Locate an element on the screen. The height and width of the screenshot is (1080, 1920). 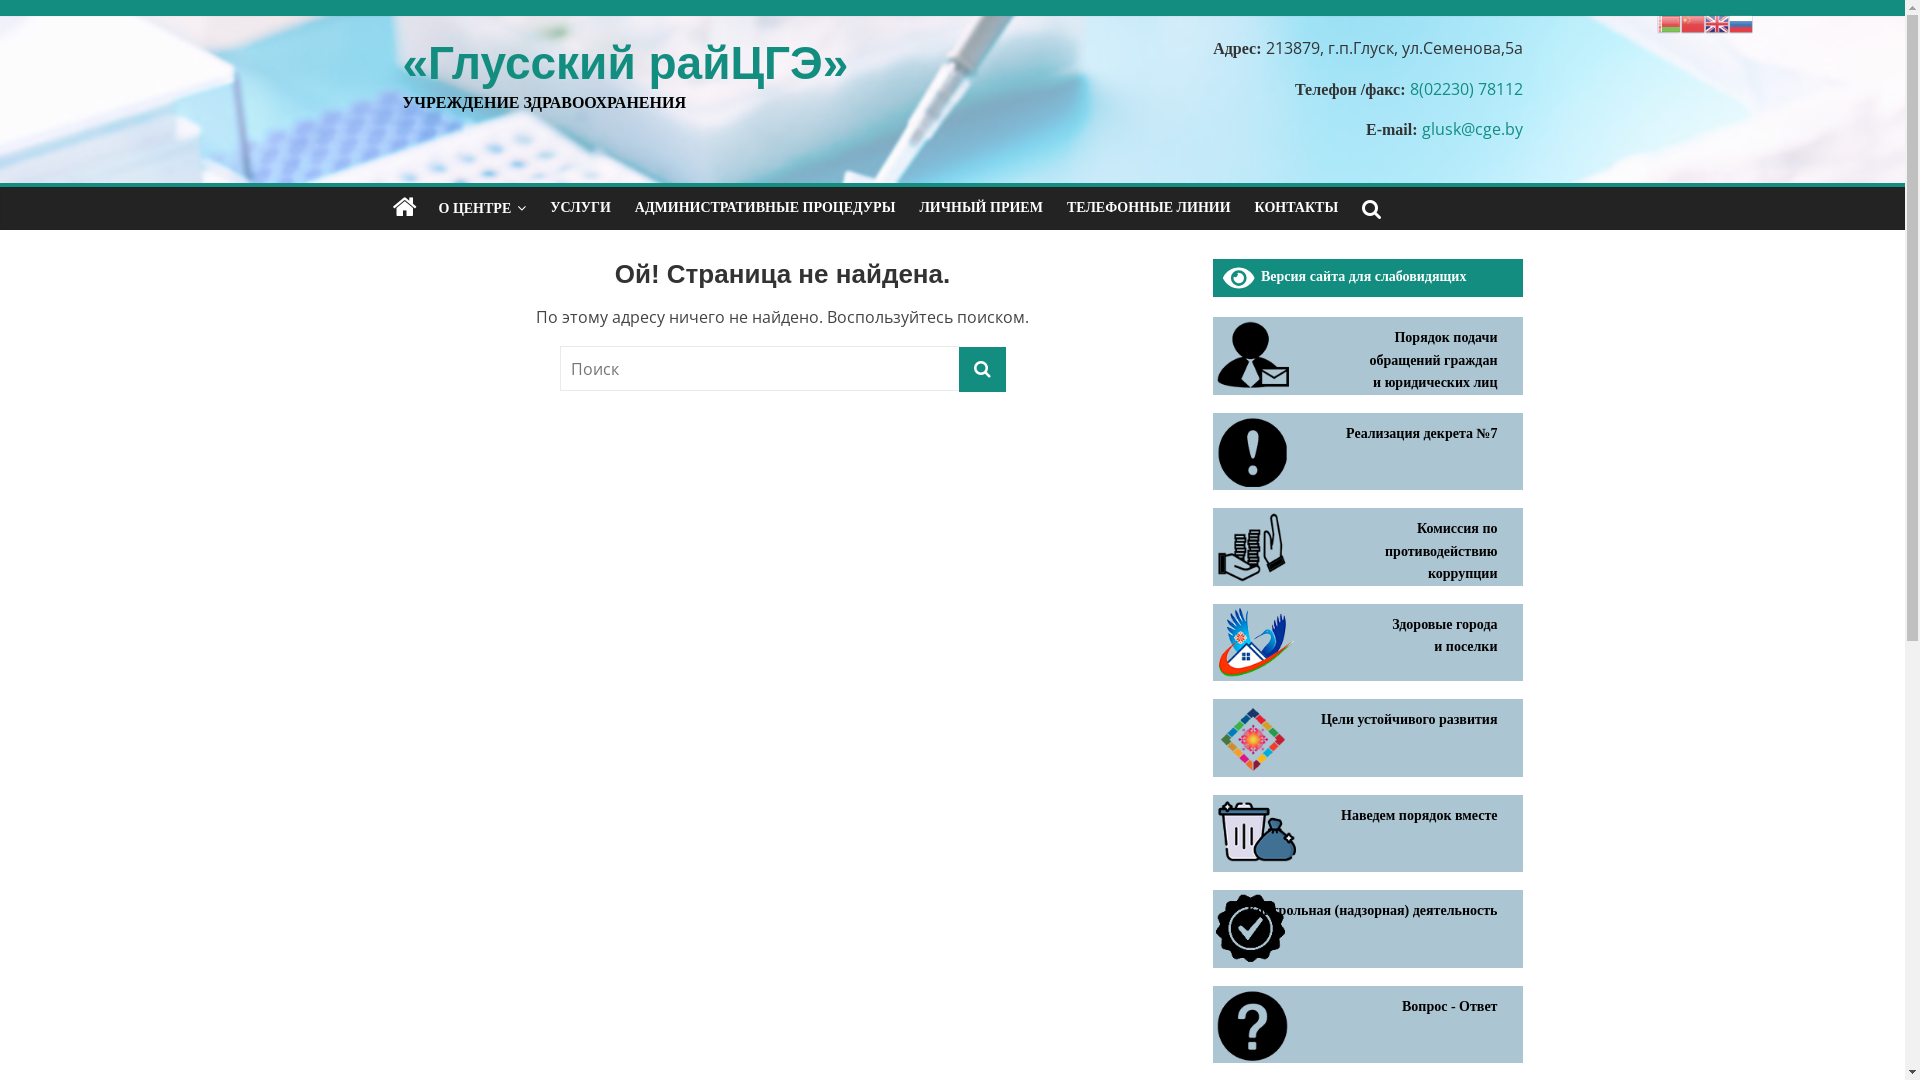
'Chinese (Simplified)' is located at coordinates (1692, 22).